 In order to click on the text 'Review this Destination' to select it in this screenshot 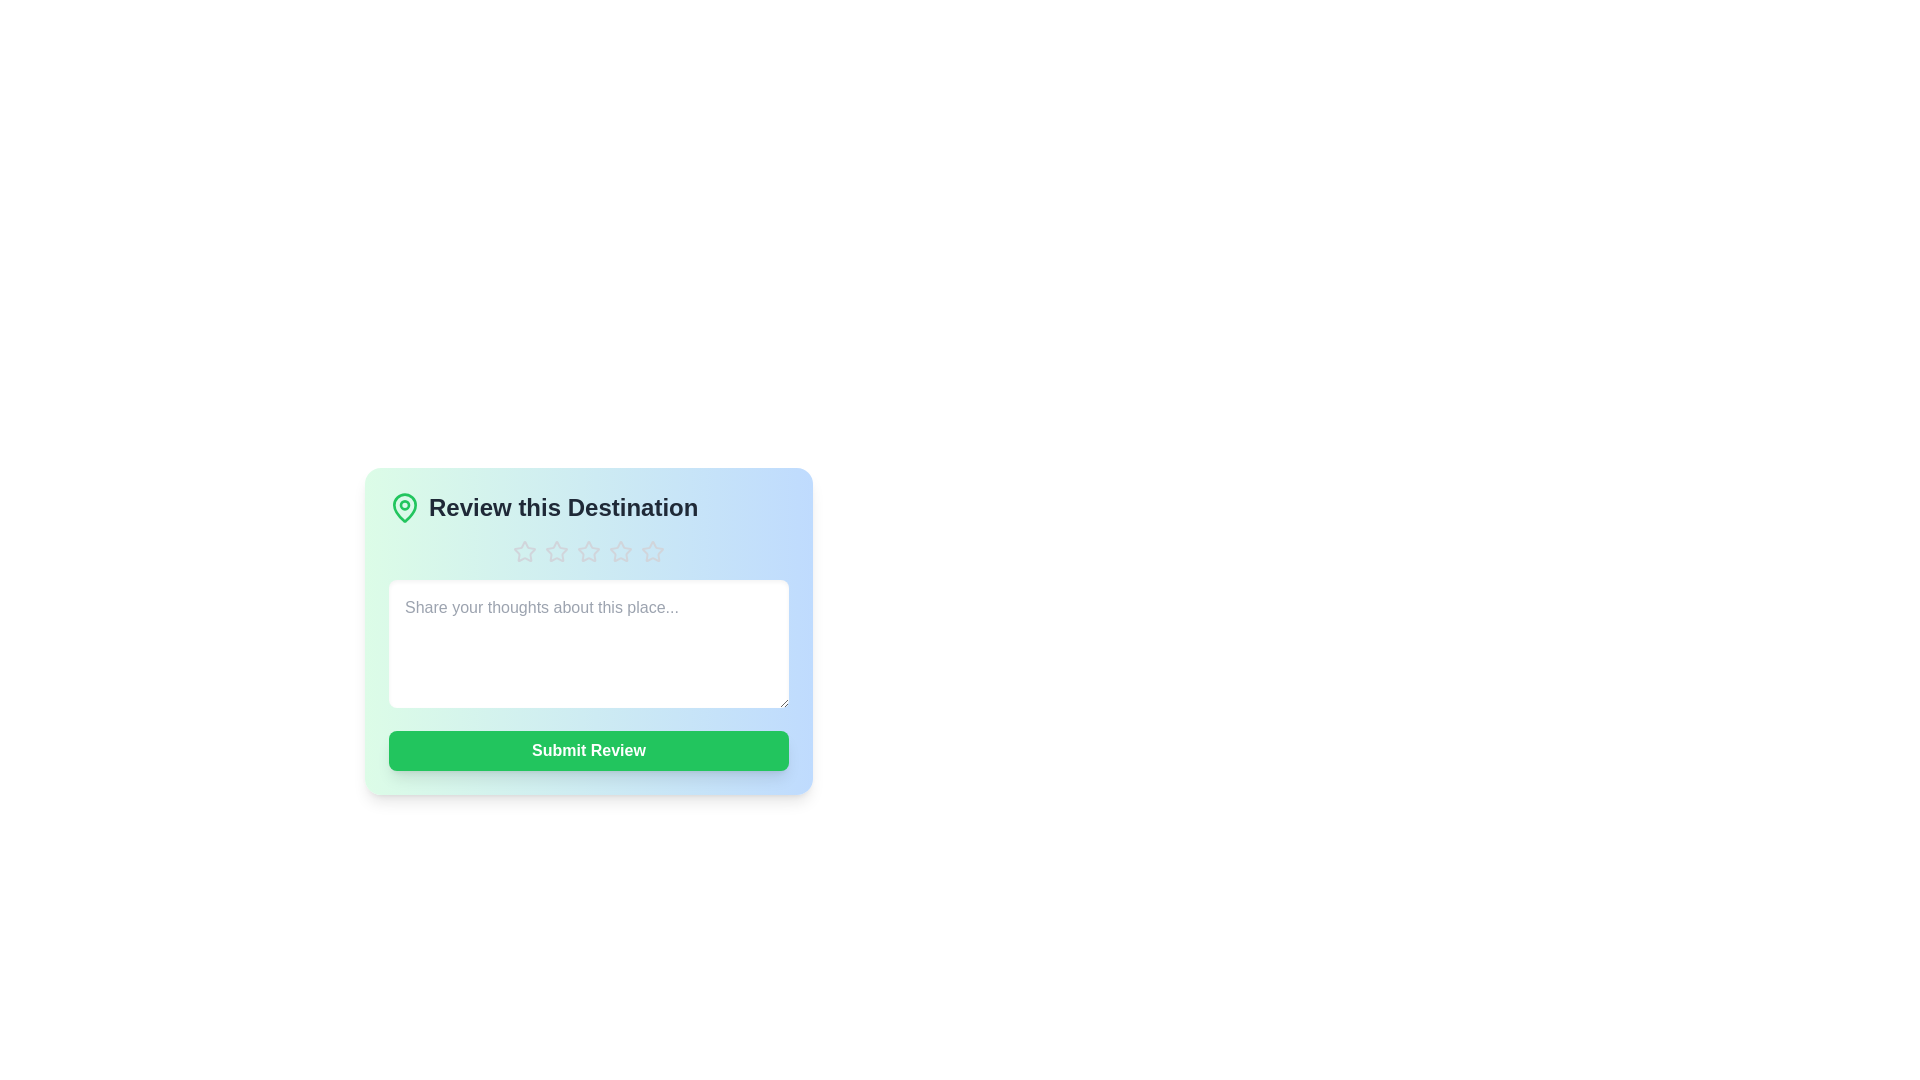, I will do `click(562, 507)`.